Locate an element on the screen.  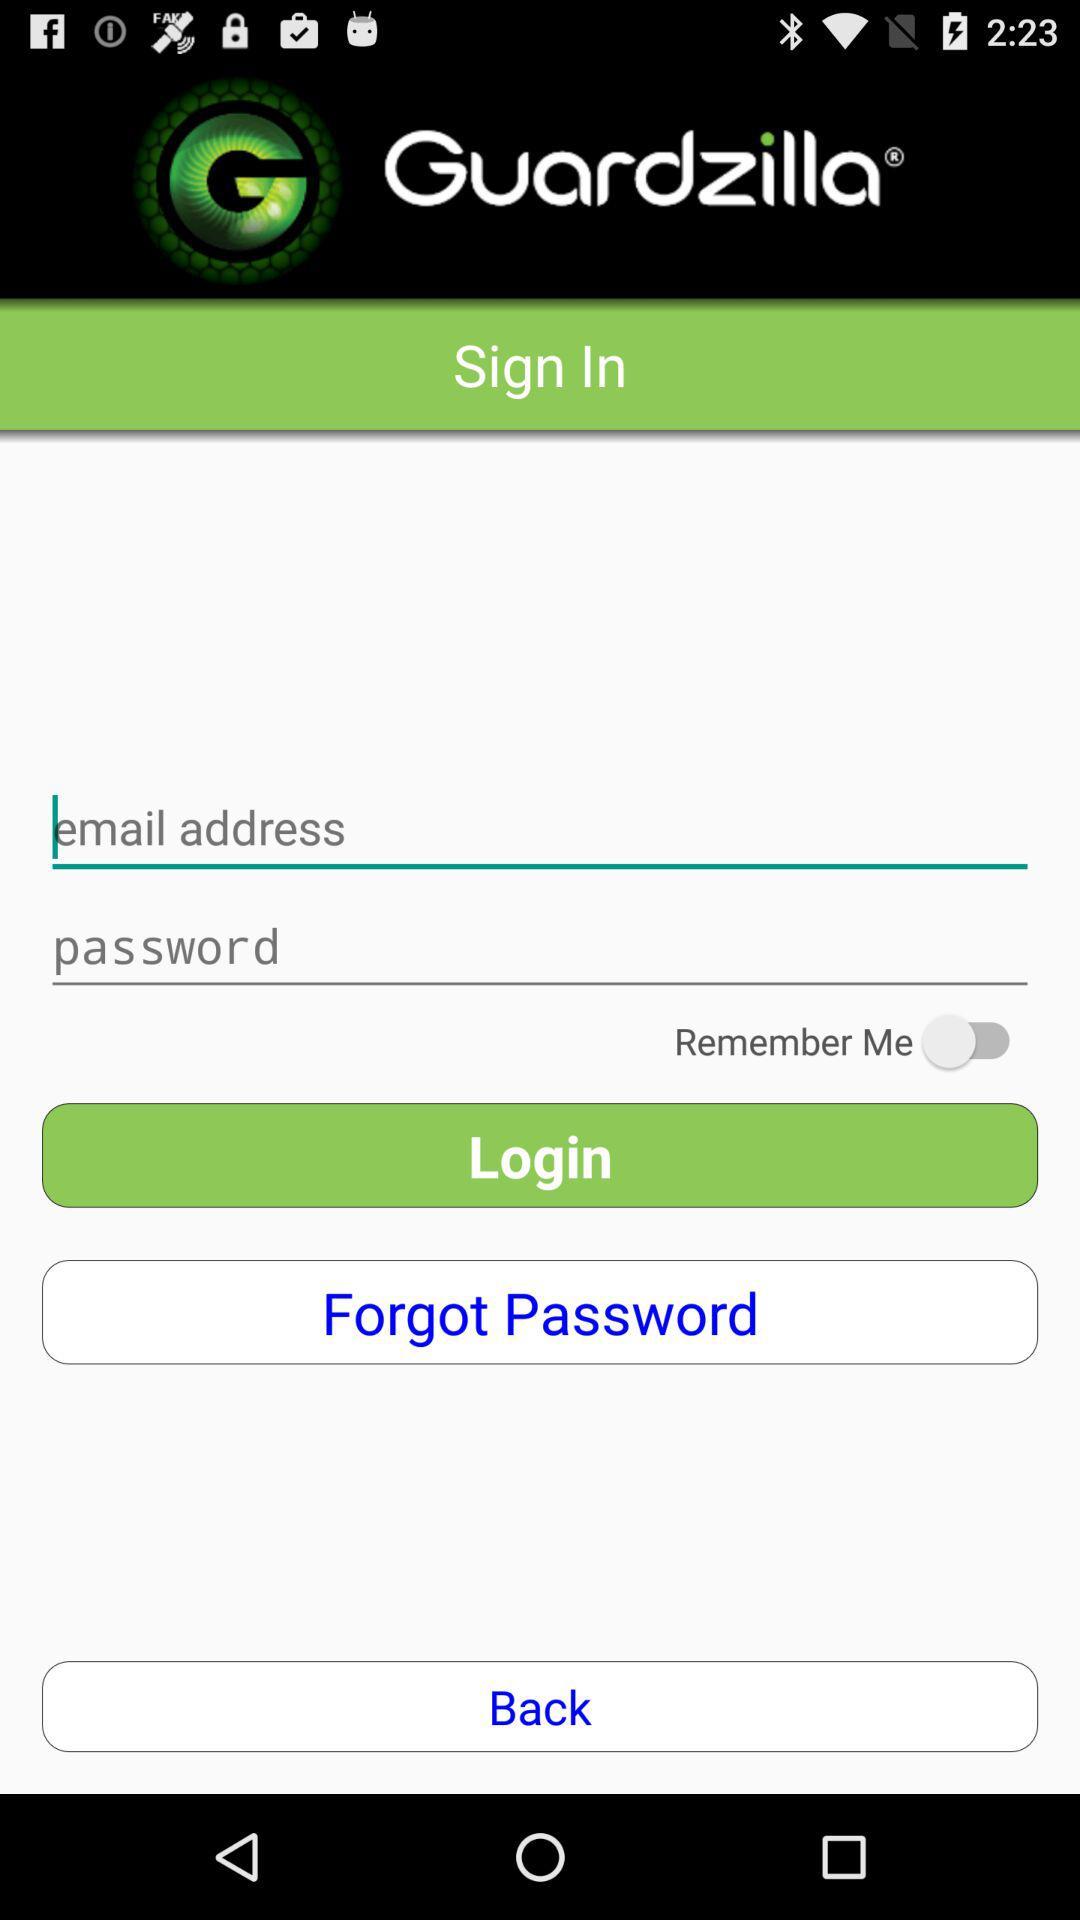
the remember me icon is located at coordinates (855, 1040).